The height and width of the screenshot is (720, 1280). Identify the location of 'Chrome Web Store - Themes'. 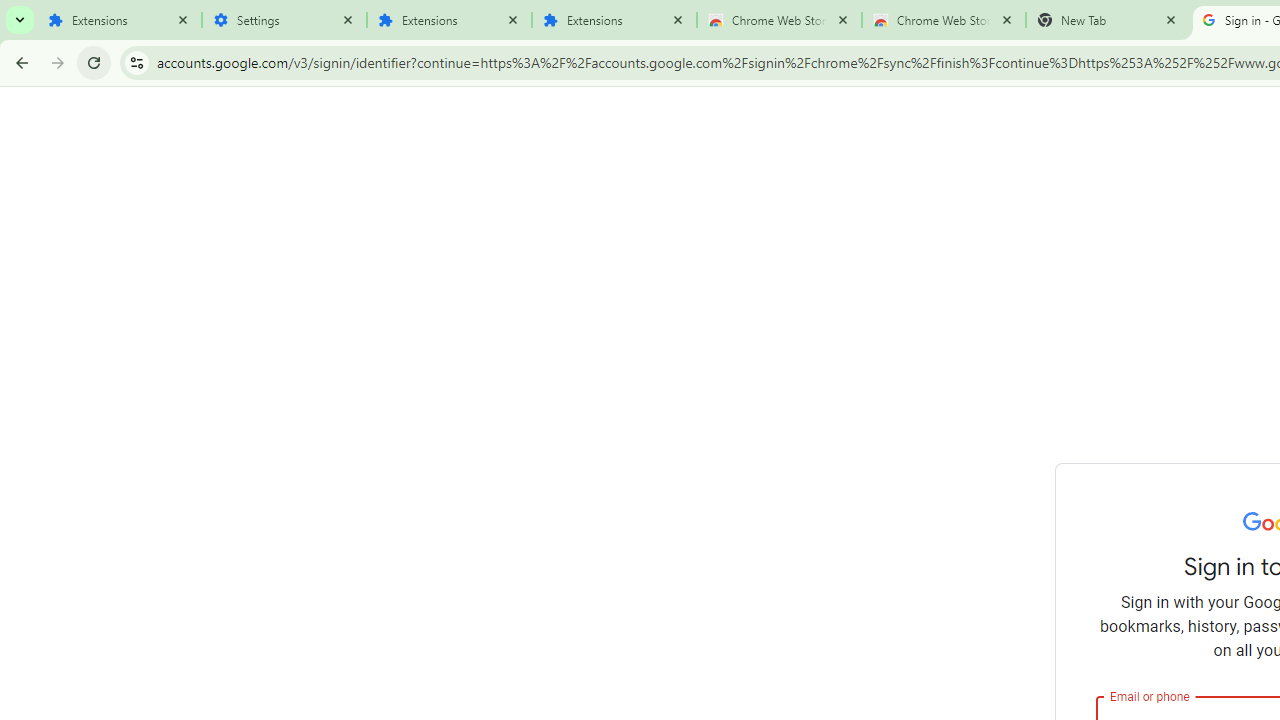
(943, 20).